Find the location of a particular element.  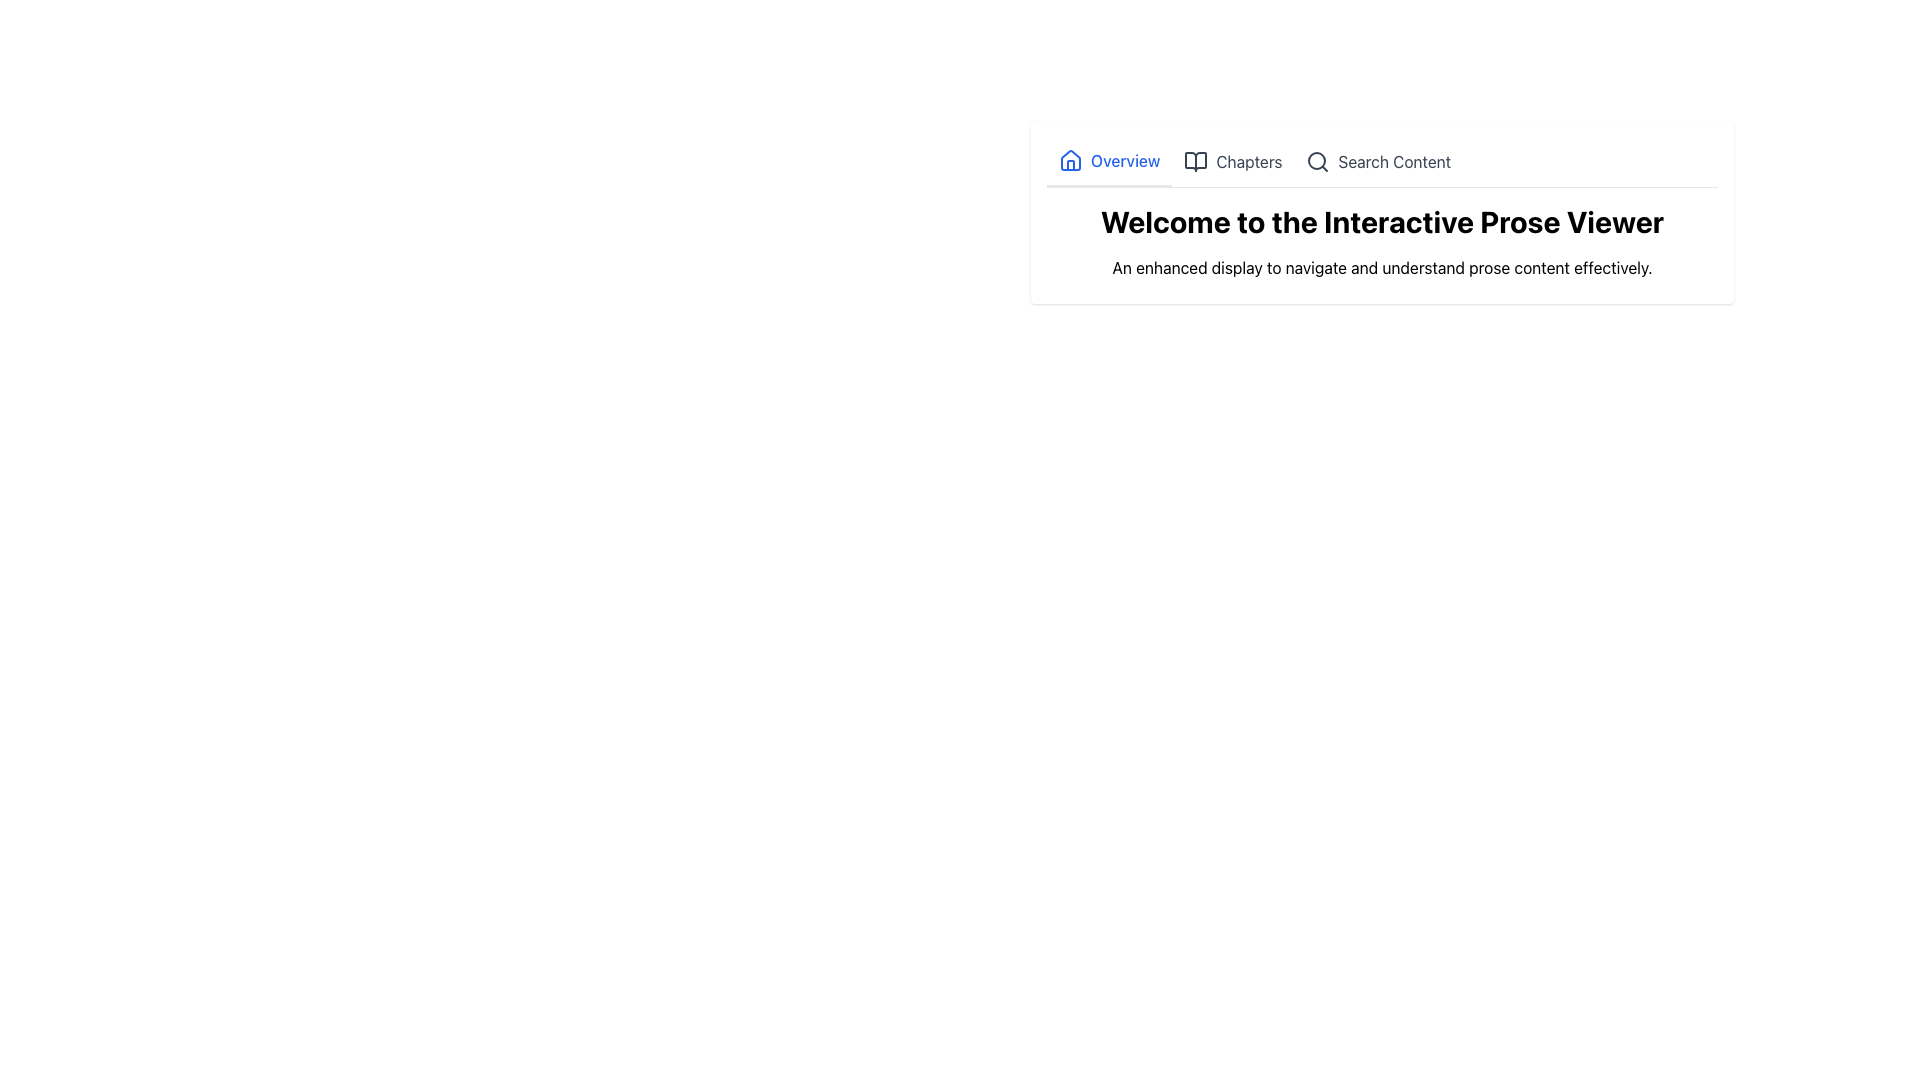

the text display that says 'An enhanced display to navigate and understand prose content effectively.' which is located below the heading 'Welcome to the Interactive Prose Viewer' is located at coordinates (1381, 266).